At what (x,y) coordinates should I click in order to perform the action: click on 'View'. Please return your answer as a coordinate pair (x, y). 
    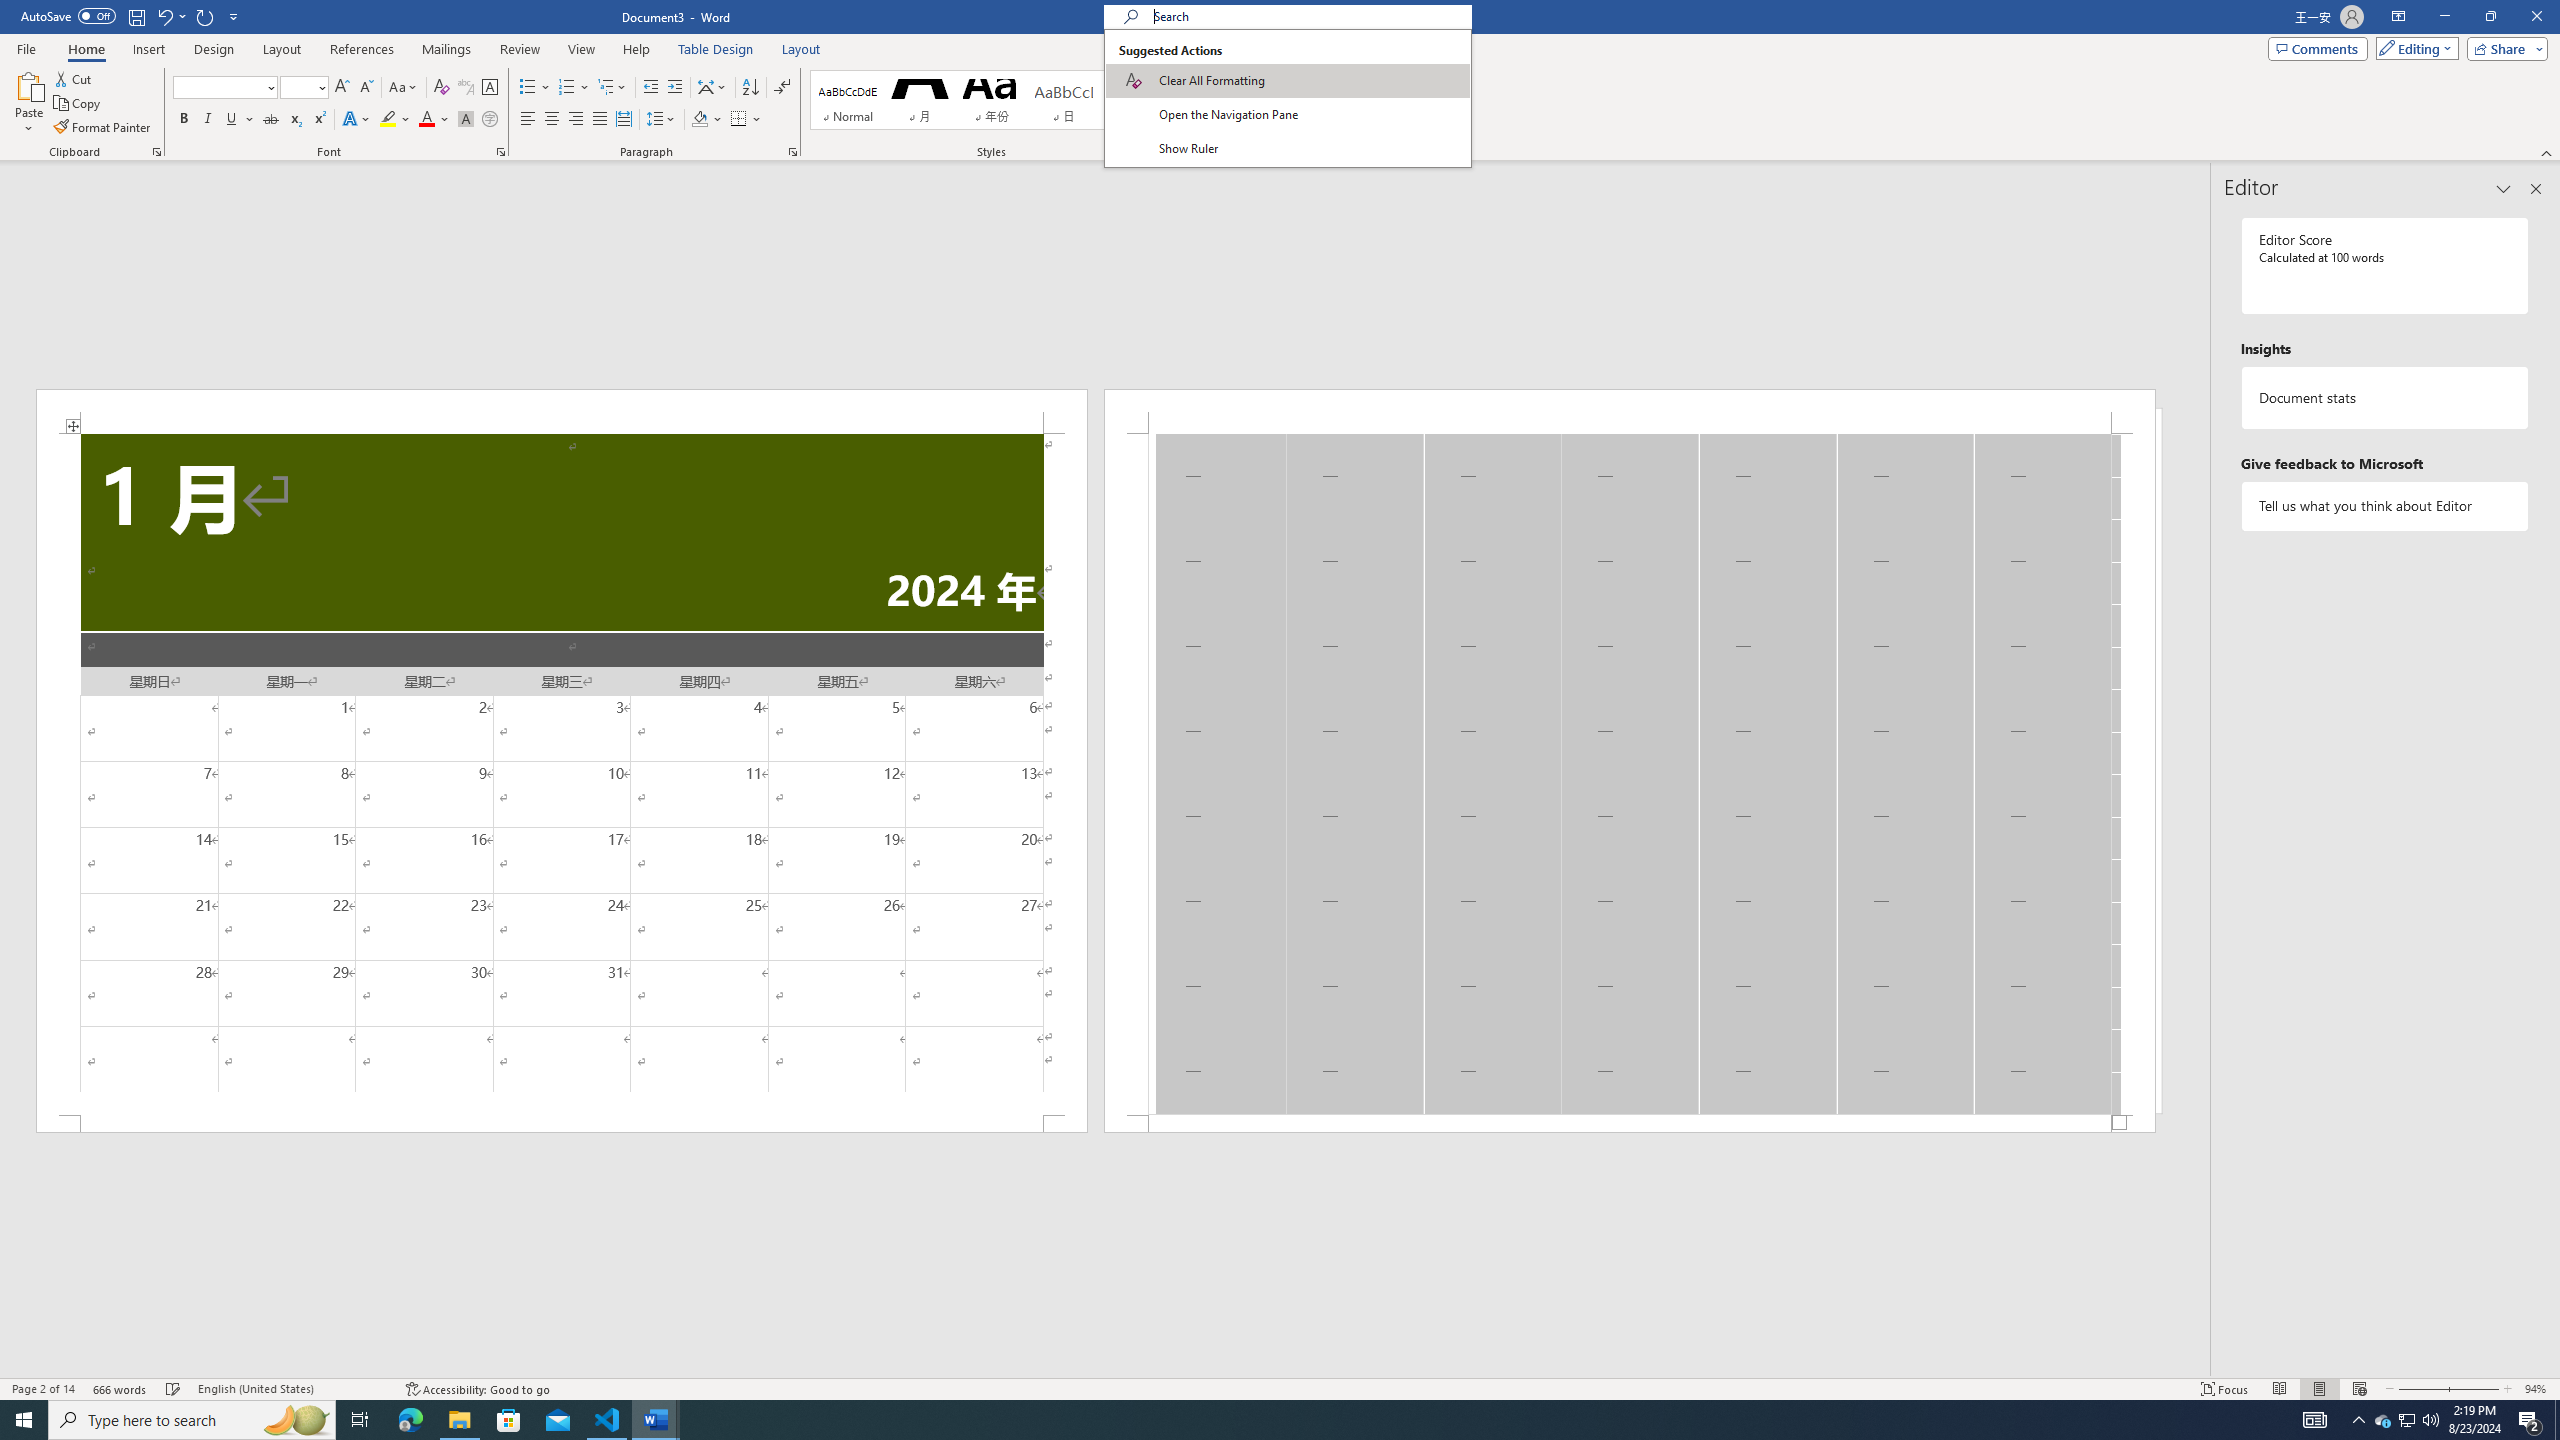
    Looking at the image, I should click on (582, 49).